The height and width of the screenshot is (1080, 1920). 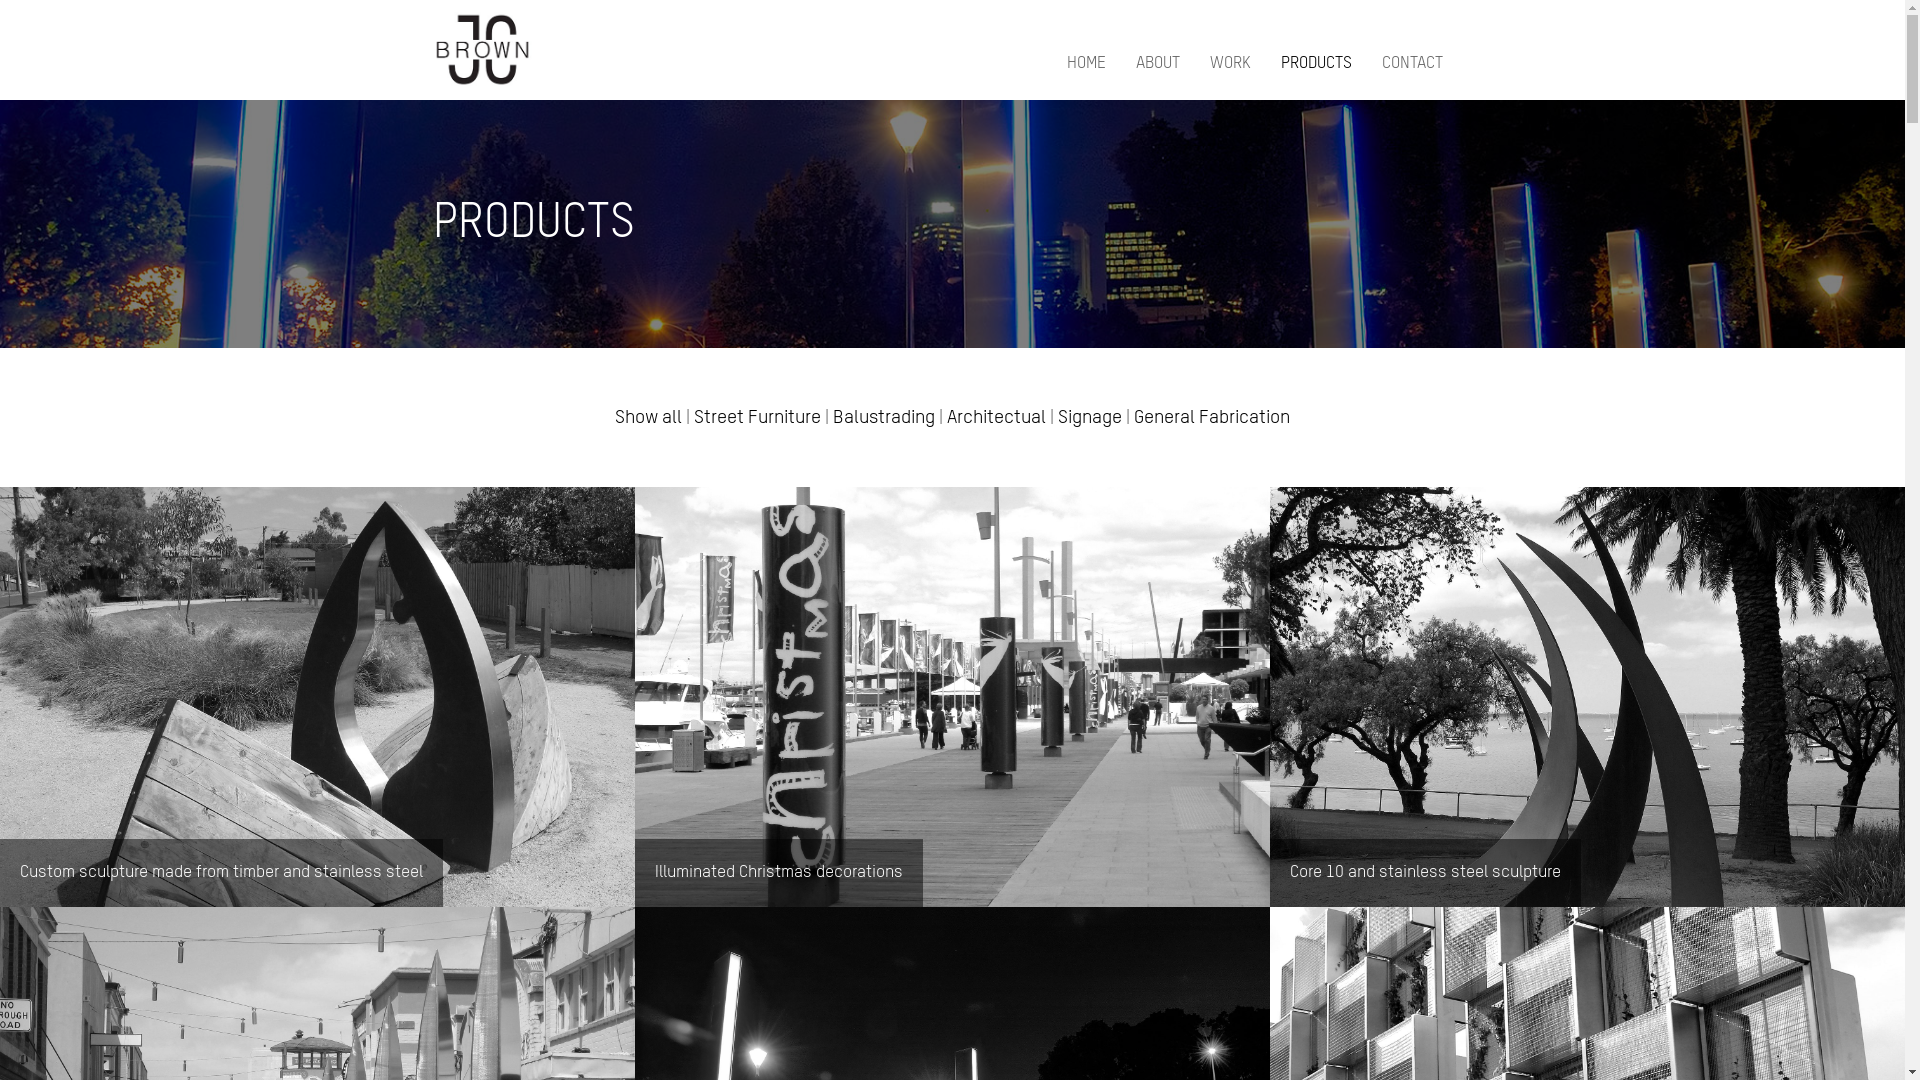 I want to click on 'ABOUT', so click(x=1157, y=64).